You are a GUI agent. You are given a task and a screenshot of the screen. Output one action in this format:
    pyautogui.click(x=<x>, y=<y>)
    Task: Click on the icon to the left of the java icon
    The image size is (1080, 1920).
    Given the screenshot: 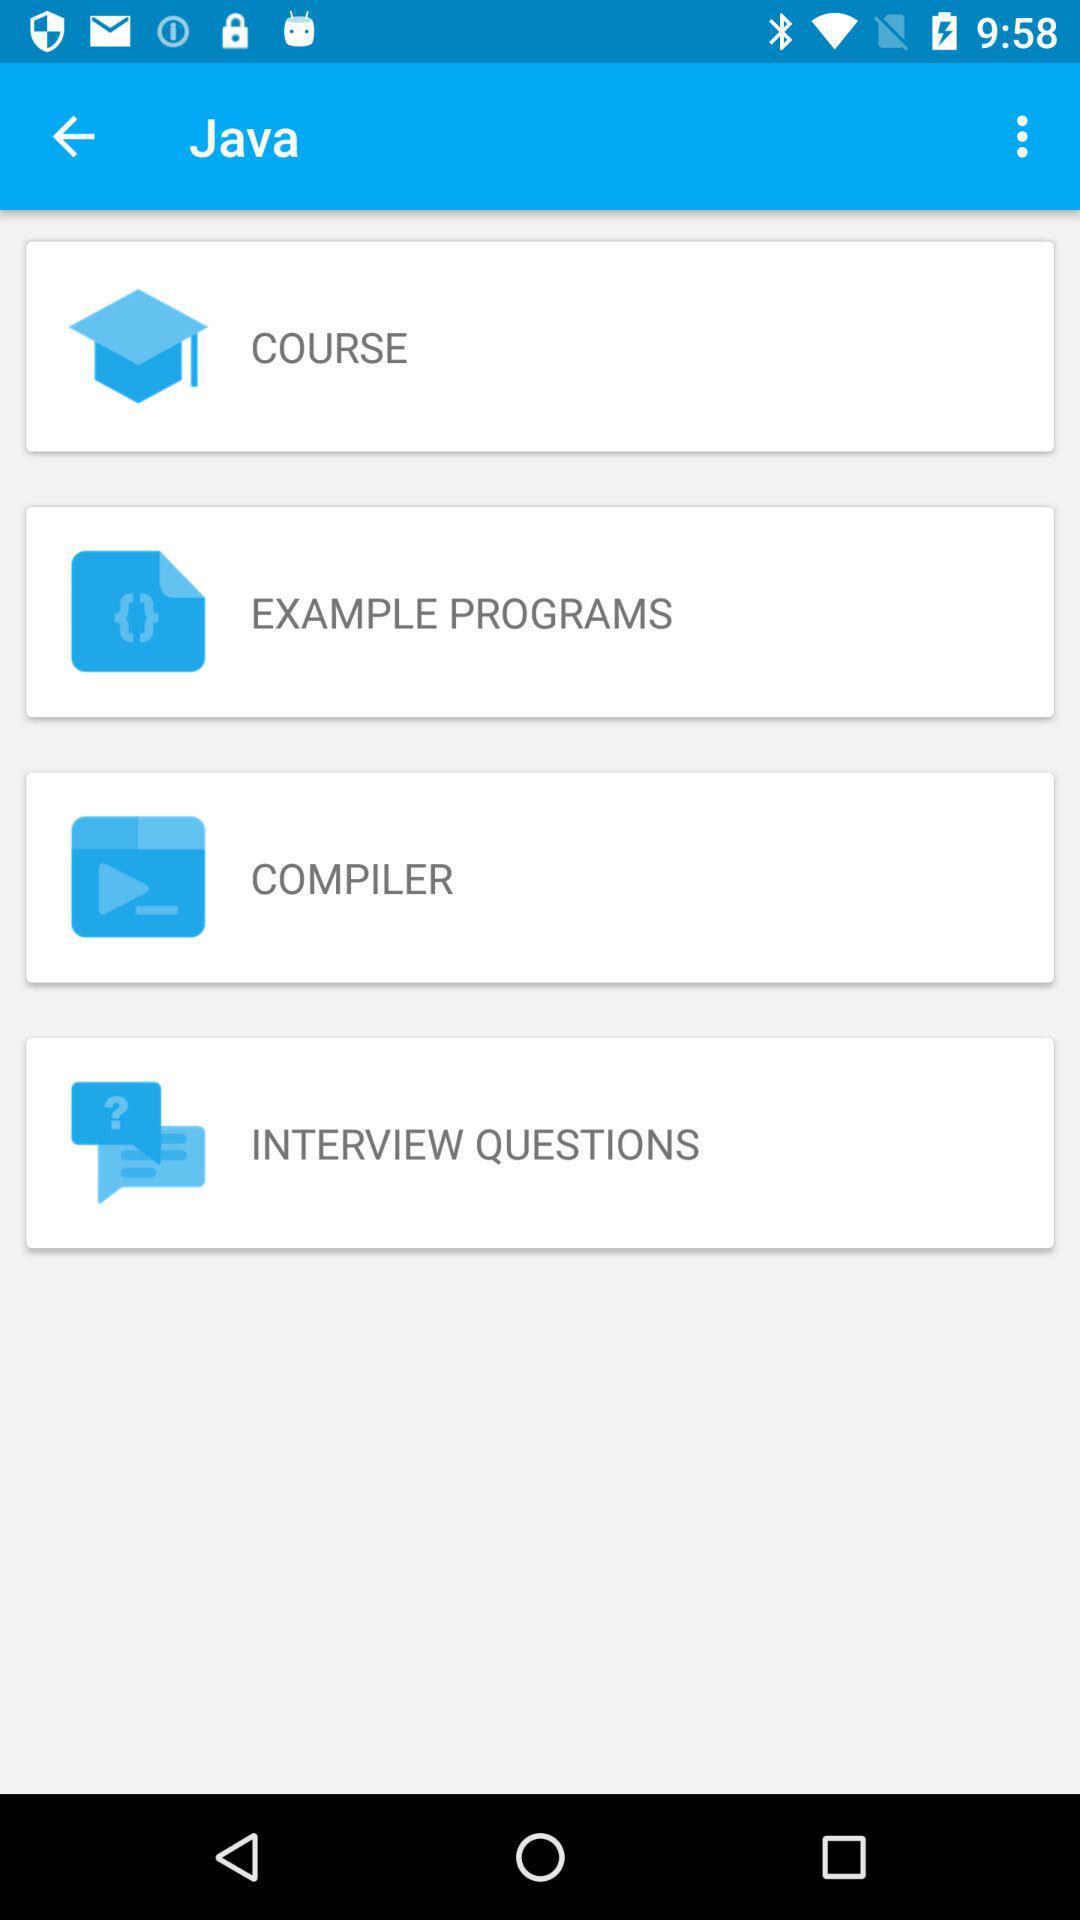 What is the action you would take?
    pyautogui.click(x=72, y=135)
    